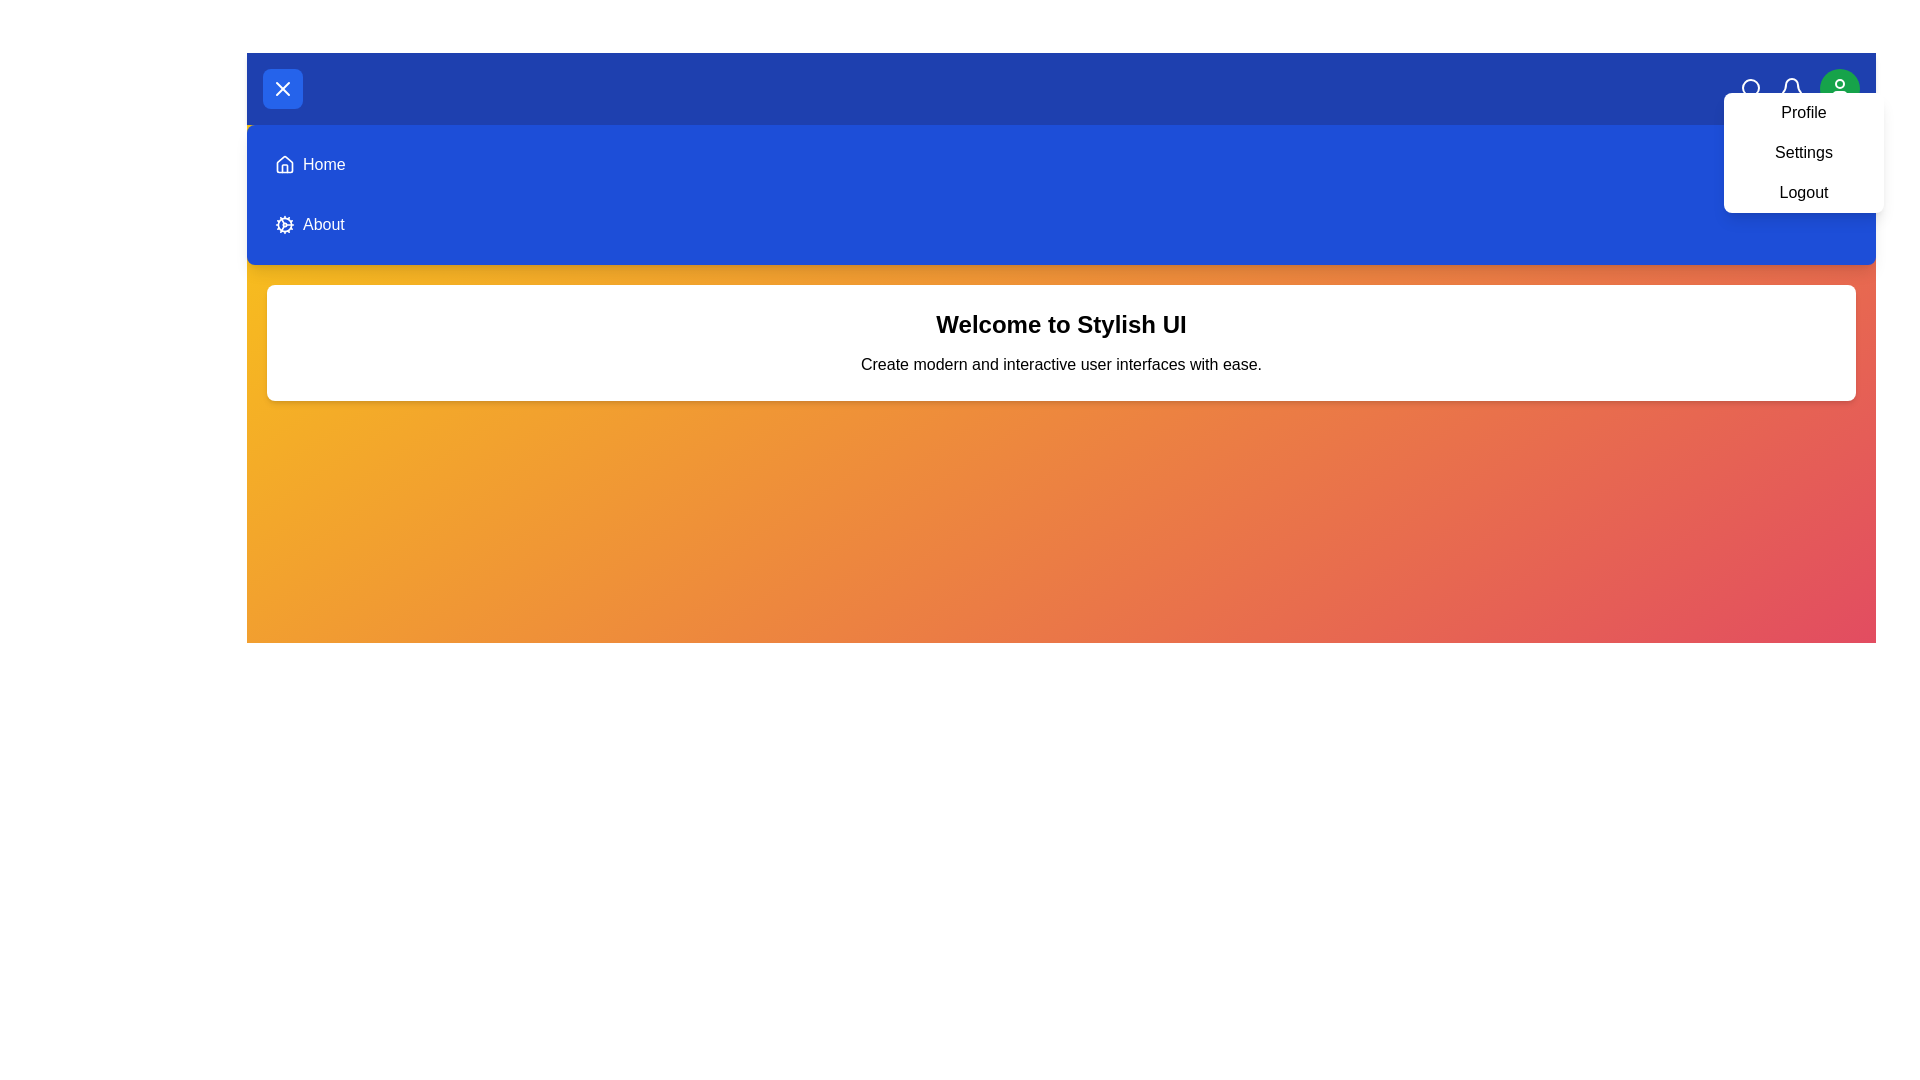 The image size is (1920, 1080). What do you see at coordinates (1804, 192) in the screenshot?
I see `the Logout from the profile dropdown menu` at bounding box center [1804, 192].